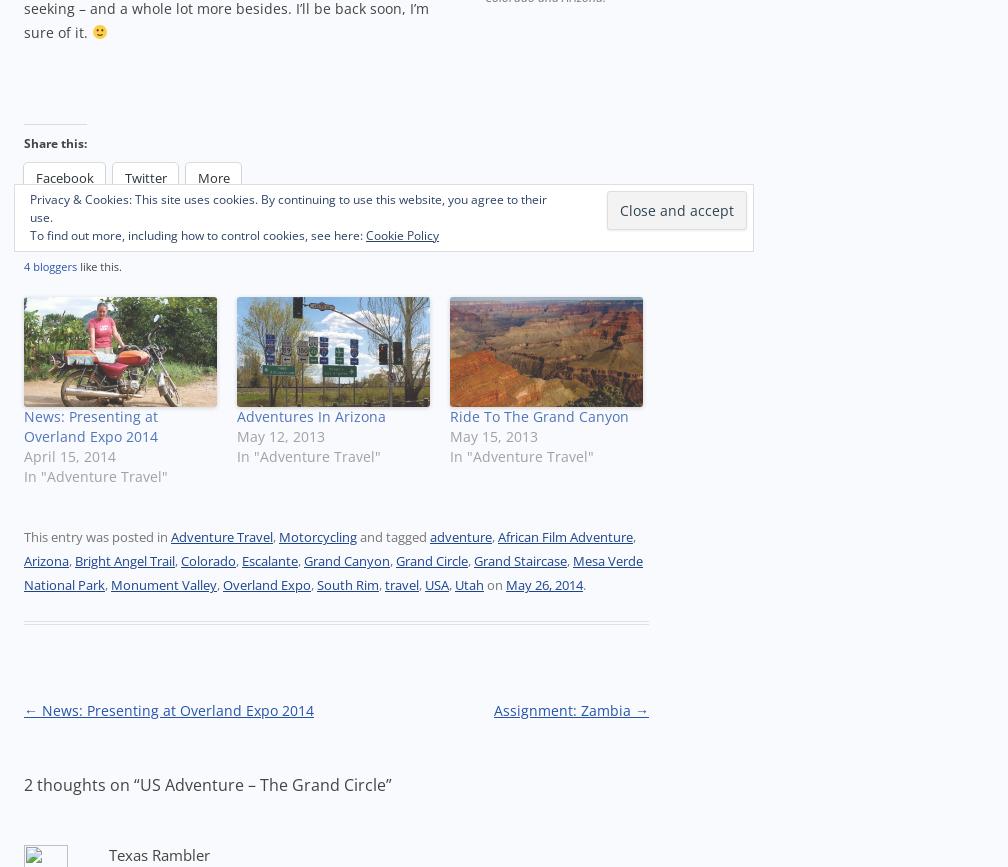  What do you see at coordinates (430, 536) in the screenshot?
I see `'adventure'` at bounding box center [430, 536].